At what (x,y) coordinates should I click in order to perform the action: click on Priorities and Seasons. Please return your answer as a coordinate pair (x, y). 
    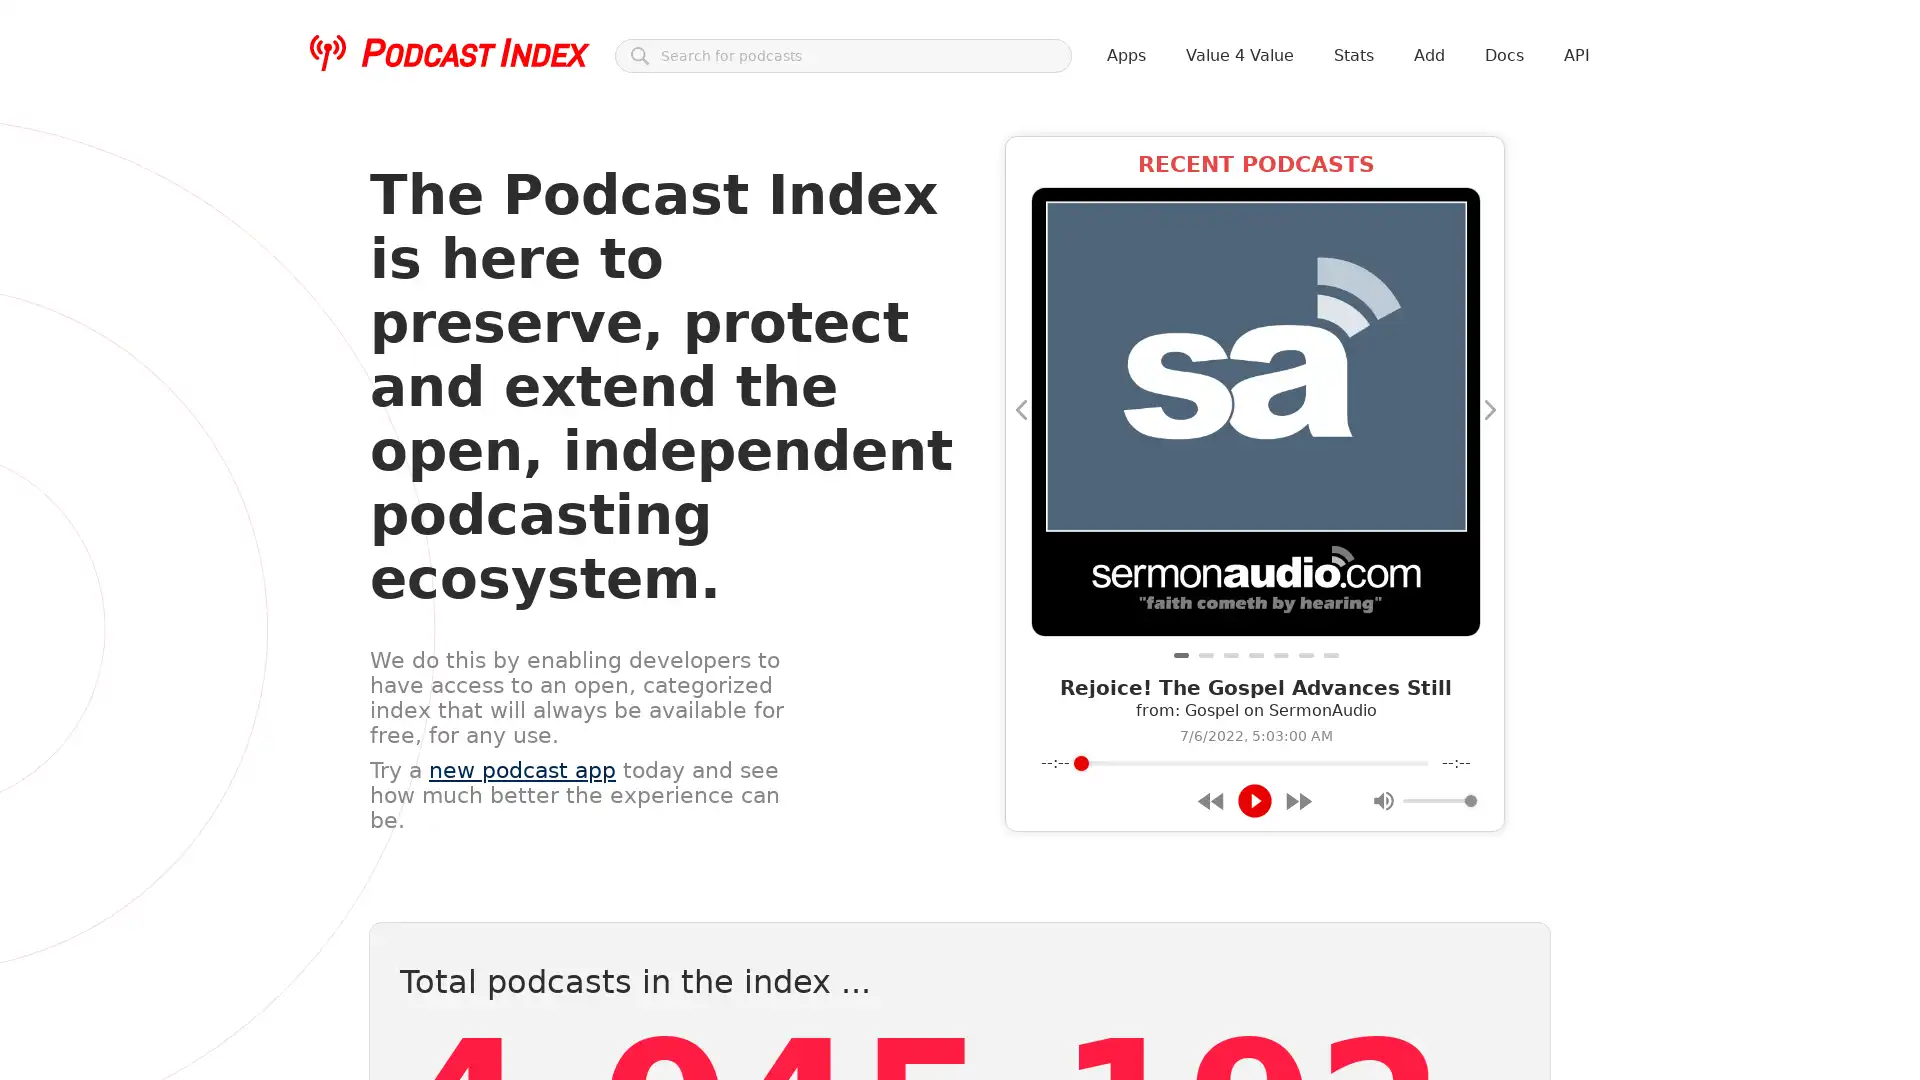
    Looking at the image, I should click on (1305, 655).